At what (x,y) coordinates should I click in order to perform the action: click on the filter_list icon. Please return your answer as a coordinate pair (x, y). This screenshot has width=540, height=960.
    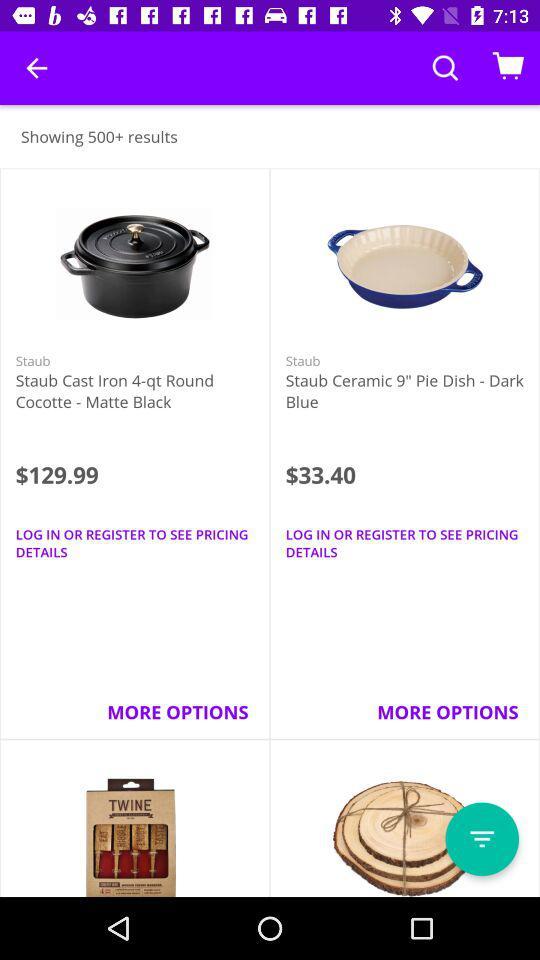
    Looking at the image, I should click on (481, 839).